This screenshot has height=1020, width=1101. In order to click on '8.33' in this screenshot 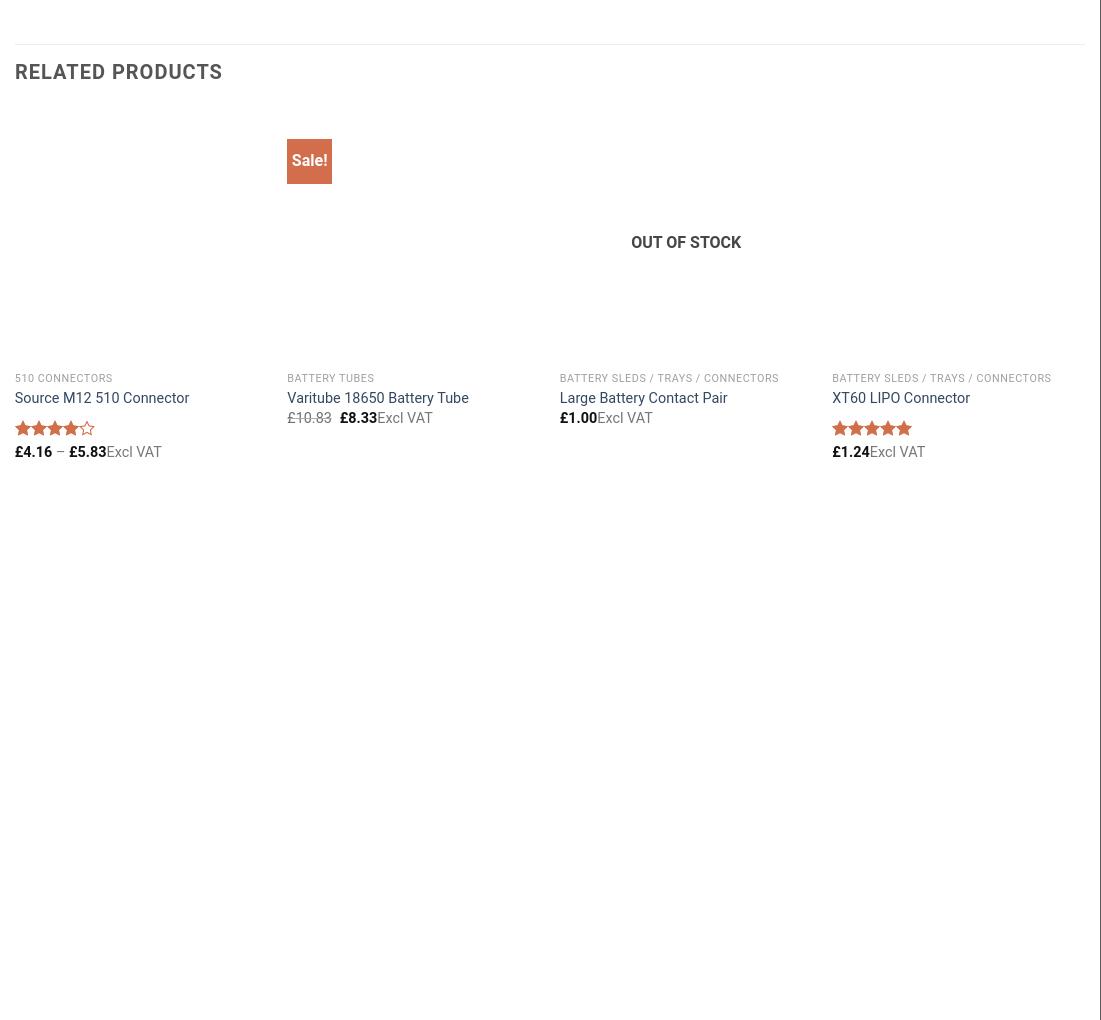, I will do `click(362, 417)`.